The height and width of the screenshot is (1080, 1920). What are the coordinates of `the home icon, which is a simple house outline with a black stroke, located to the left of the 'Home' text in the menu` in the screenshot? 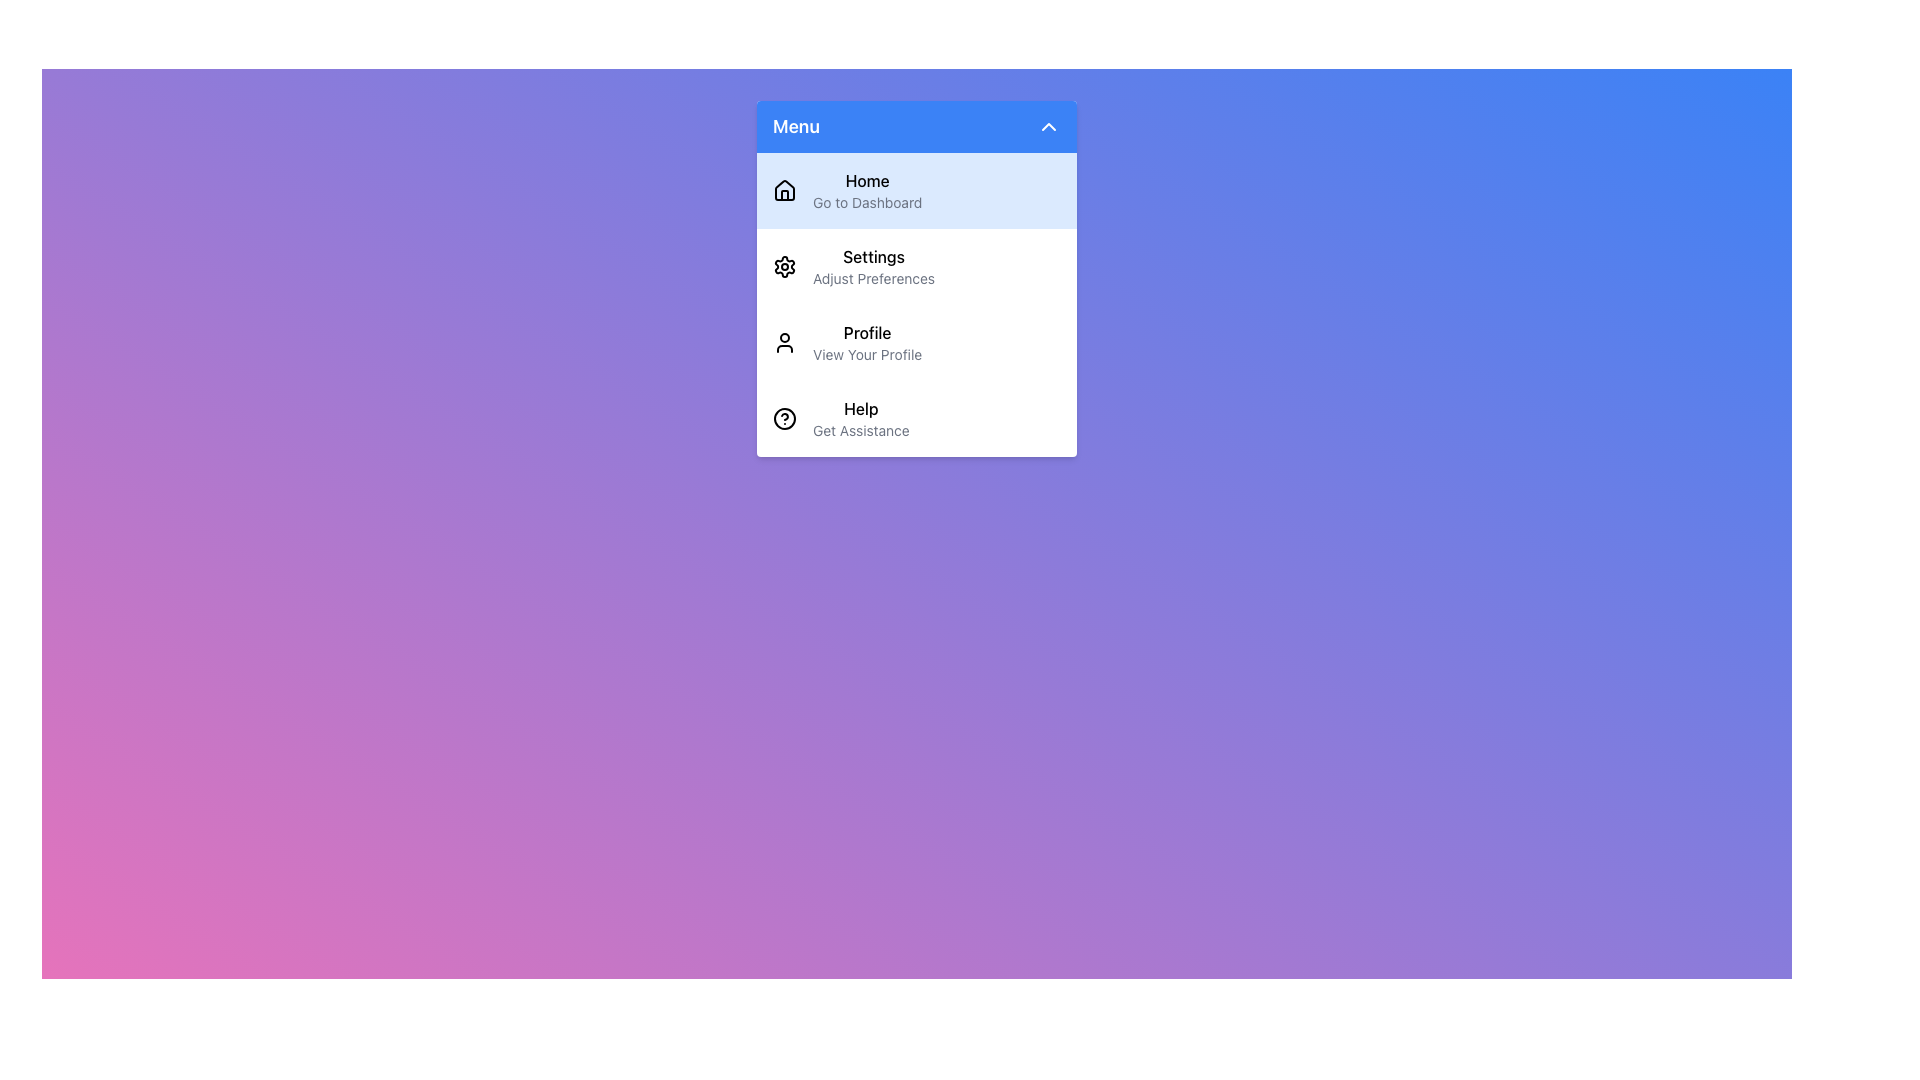 It's located at (784, 191).